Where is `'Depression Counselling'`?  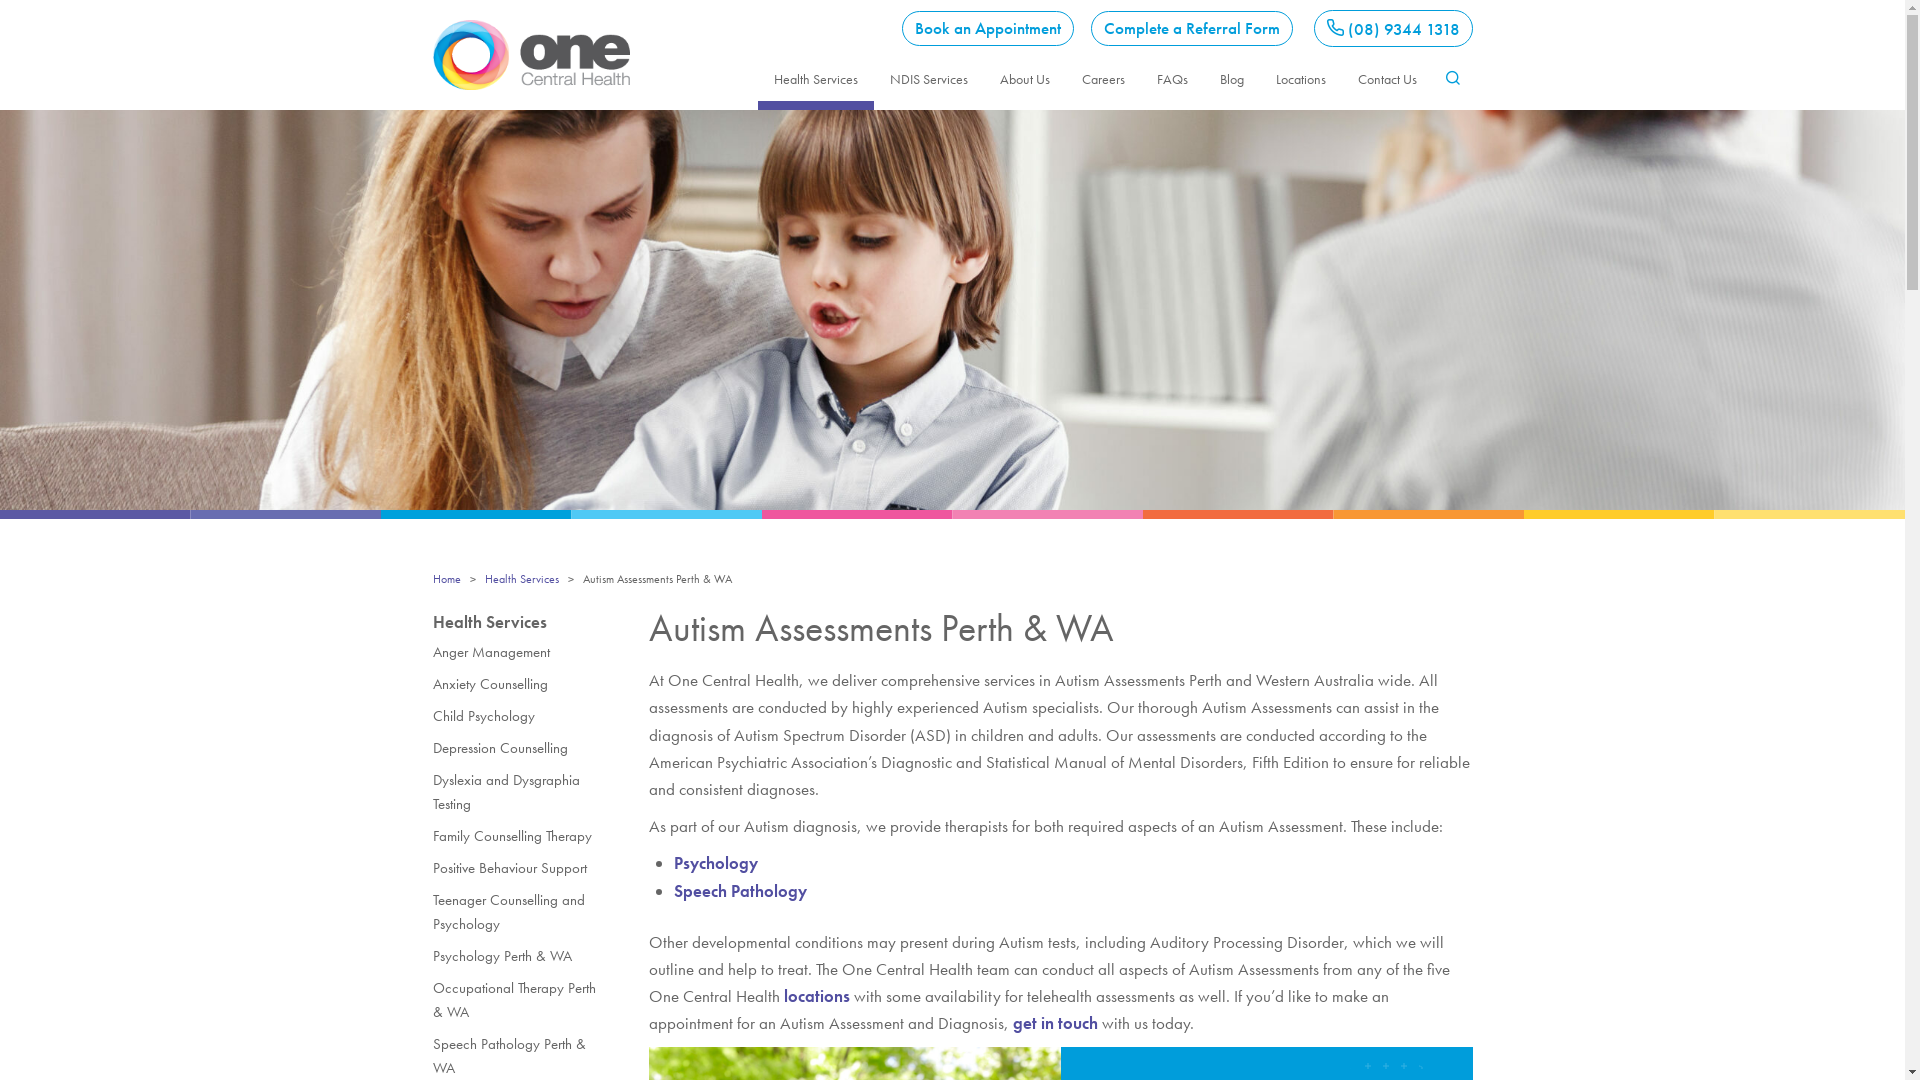 'Depression Counselling' is located at coordinates (431, 748).